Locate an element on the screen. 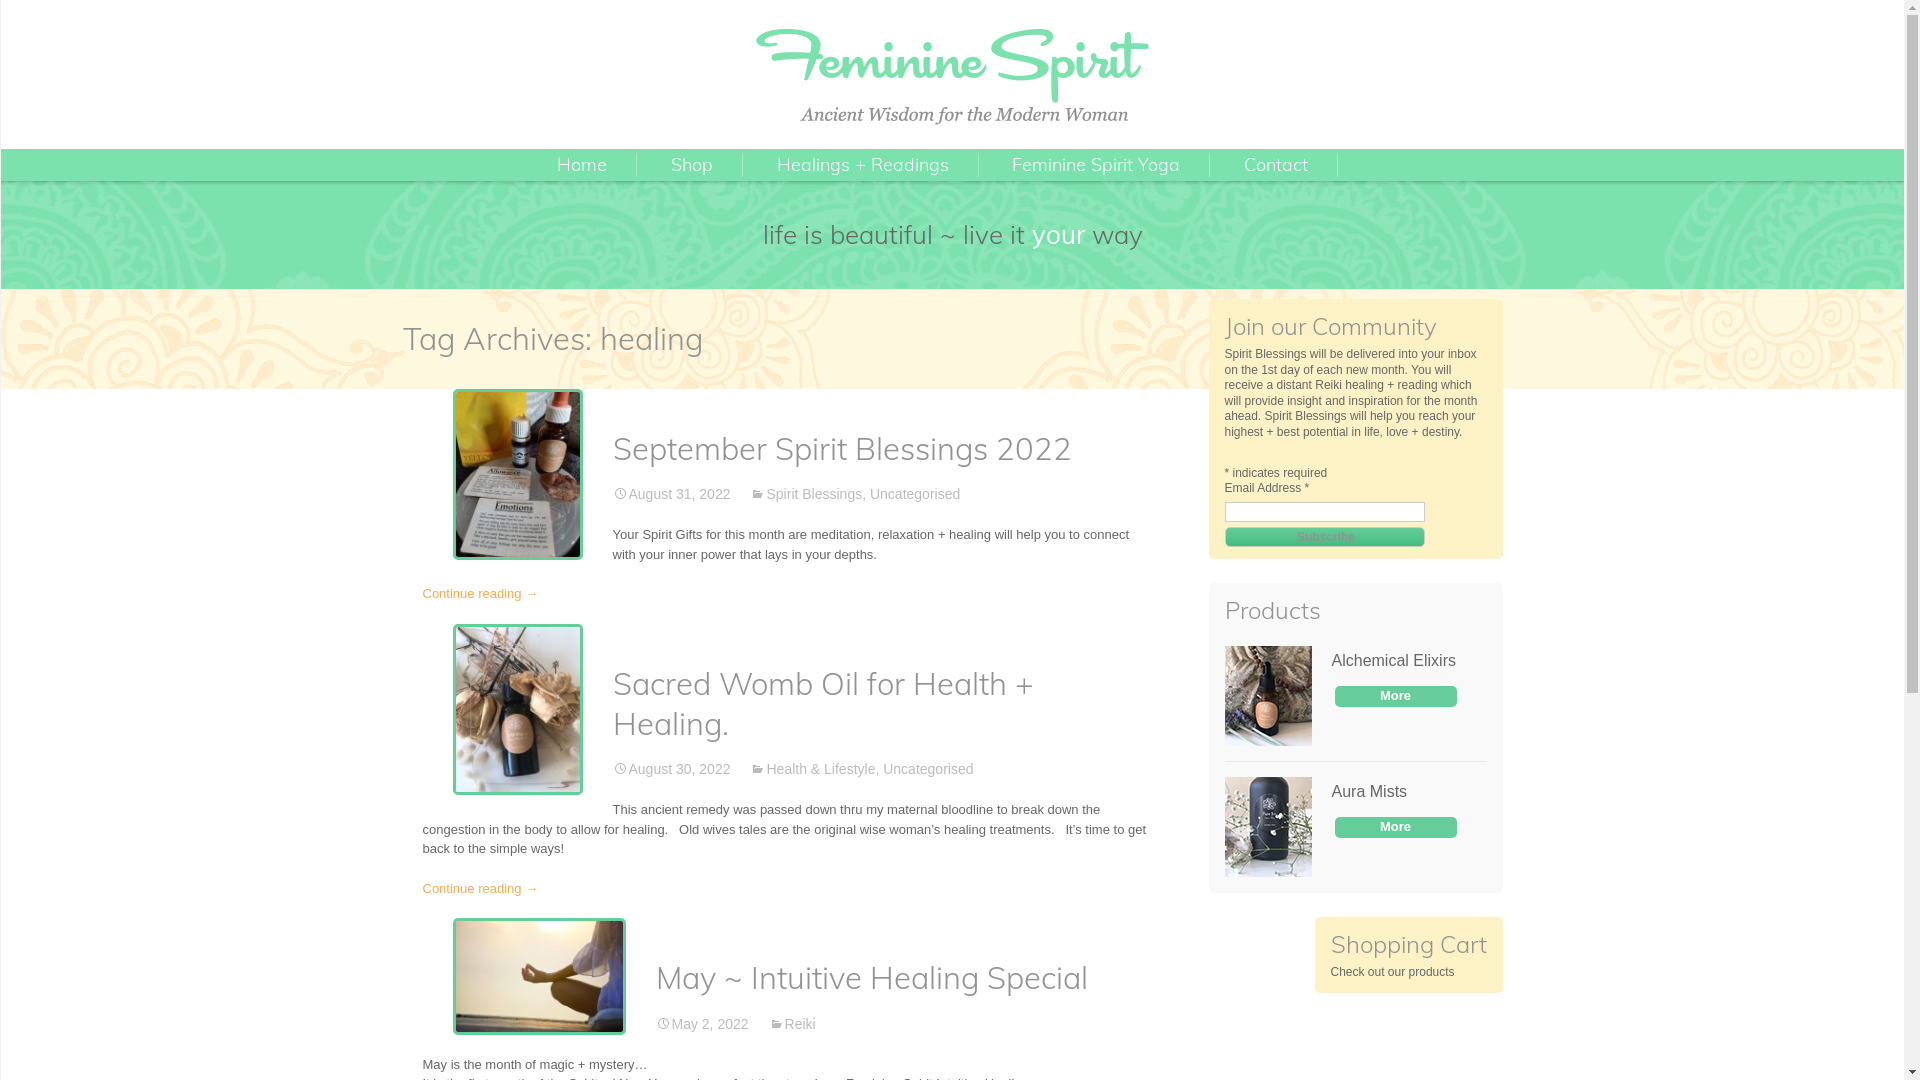 Image resolution: width=1920 pixels, height=1080 pixels. 'Healings + Readings' is located at coordinates (862, 164).